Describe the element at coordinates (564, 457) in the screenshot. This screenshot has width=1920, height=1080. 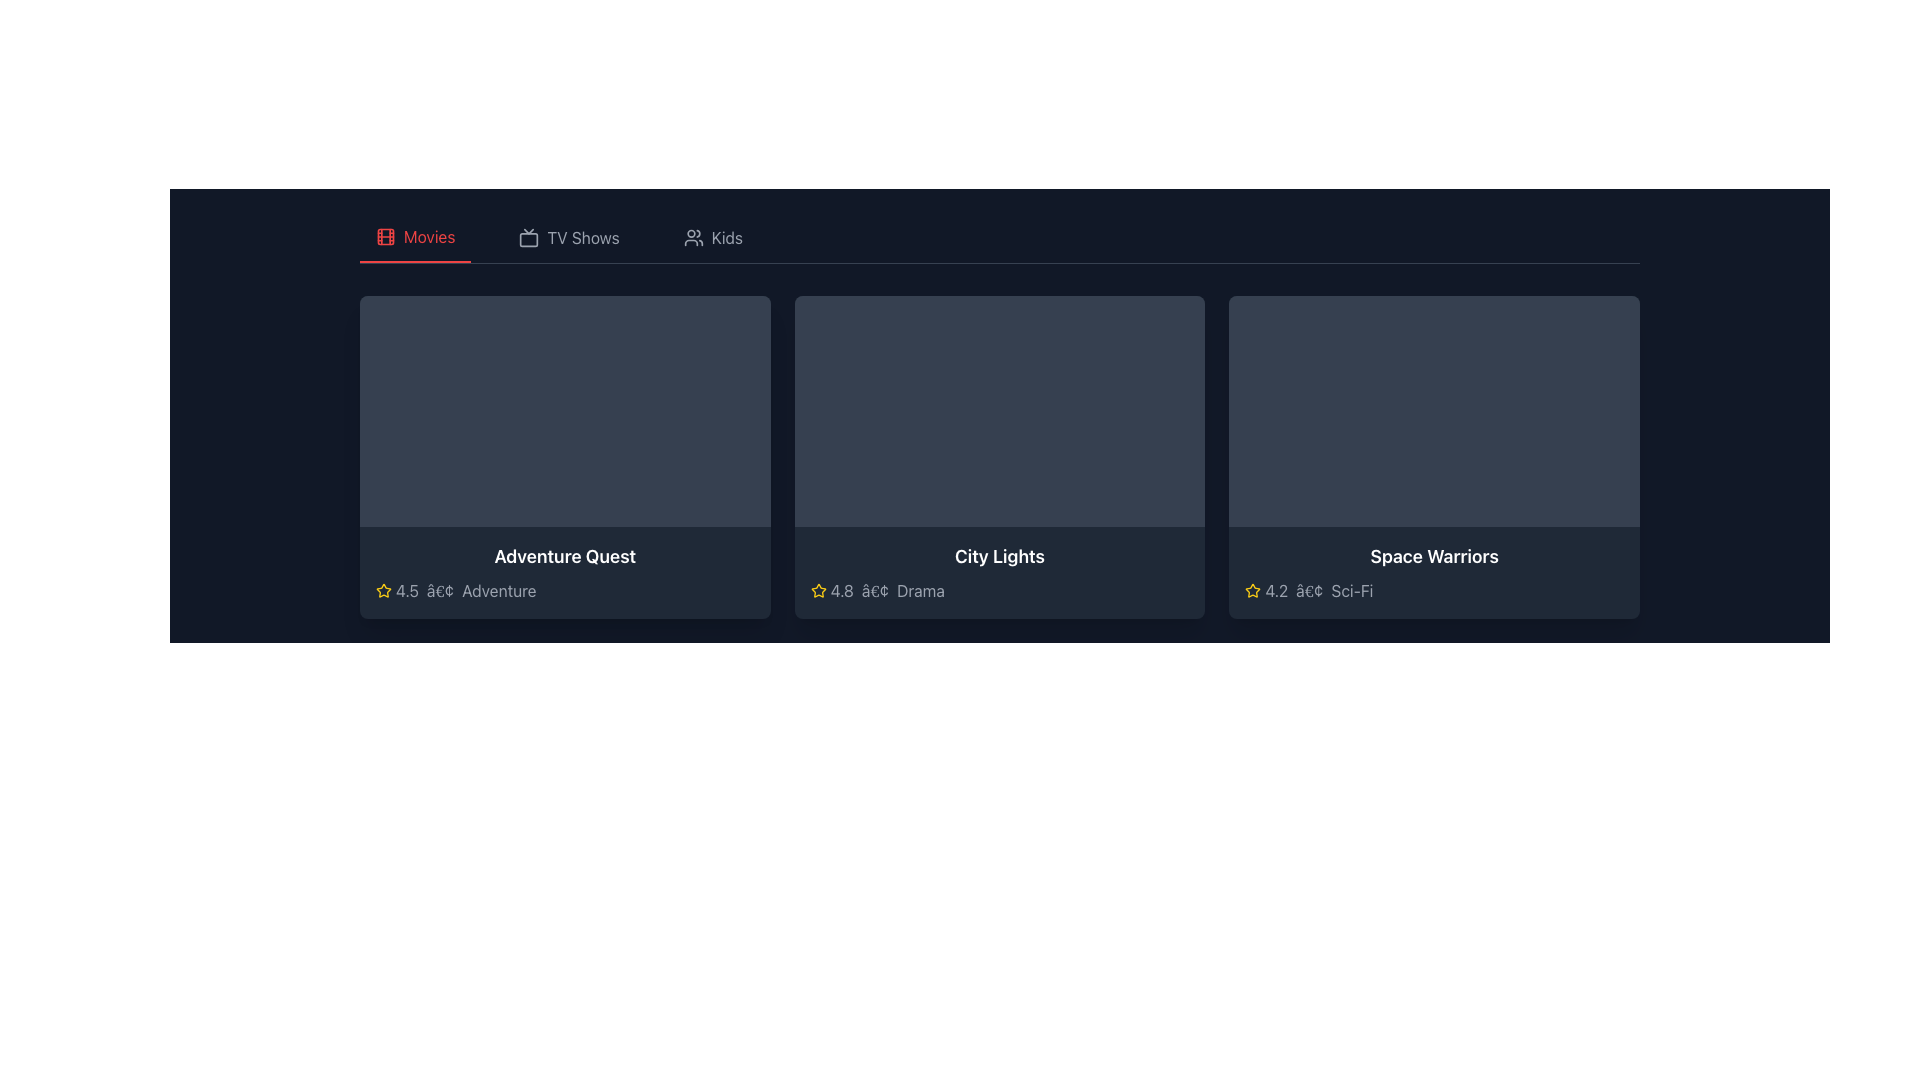
I see `the 'Adventure Quest' card located at the top left corner of the grid under the 'Movies' tab` at that location.